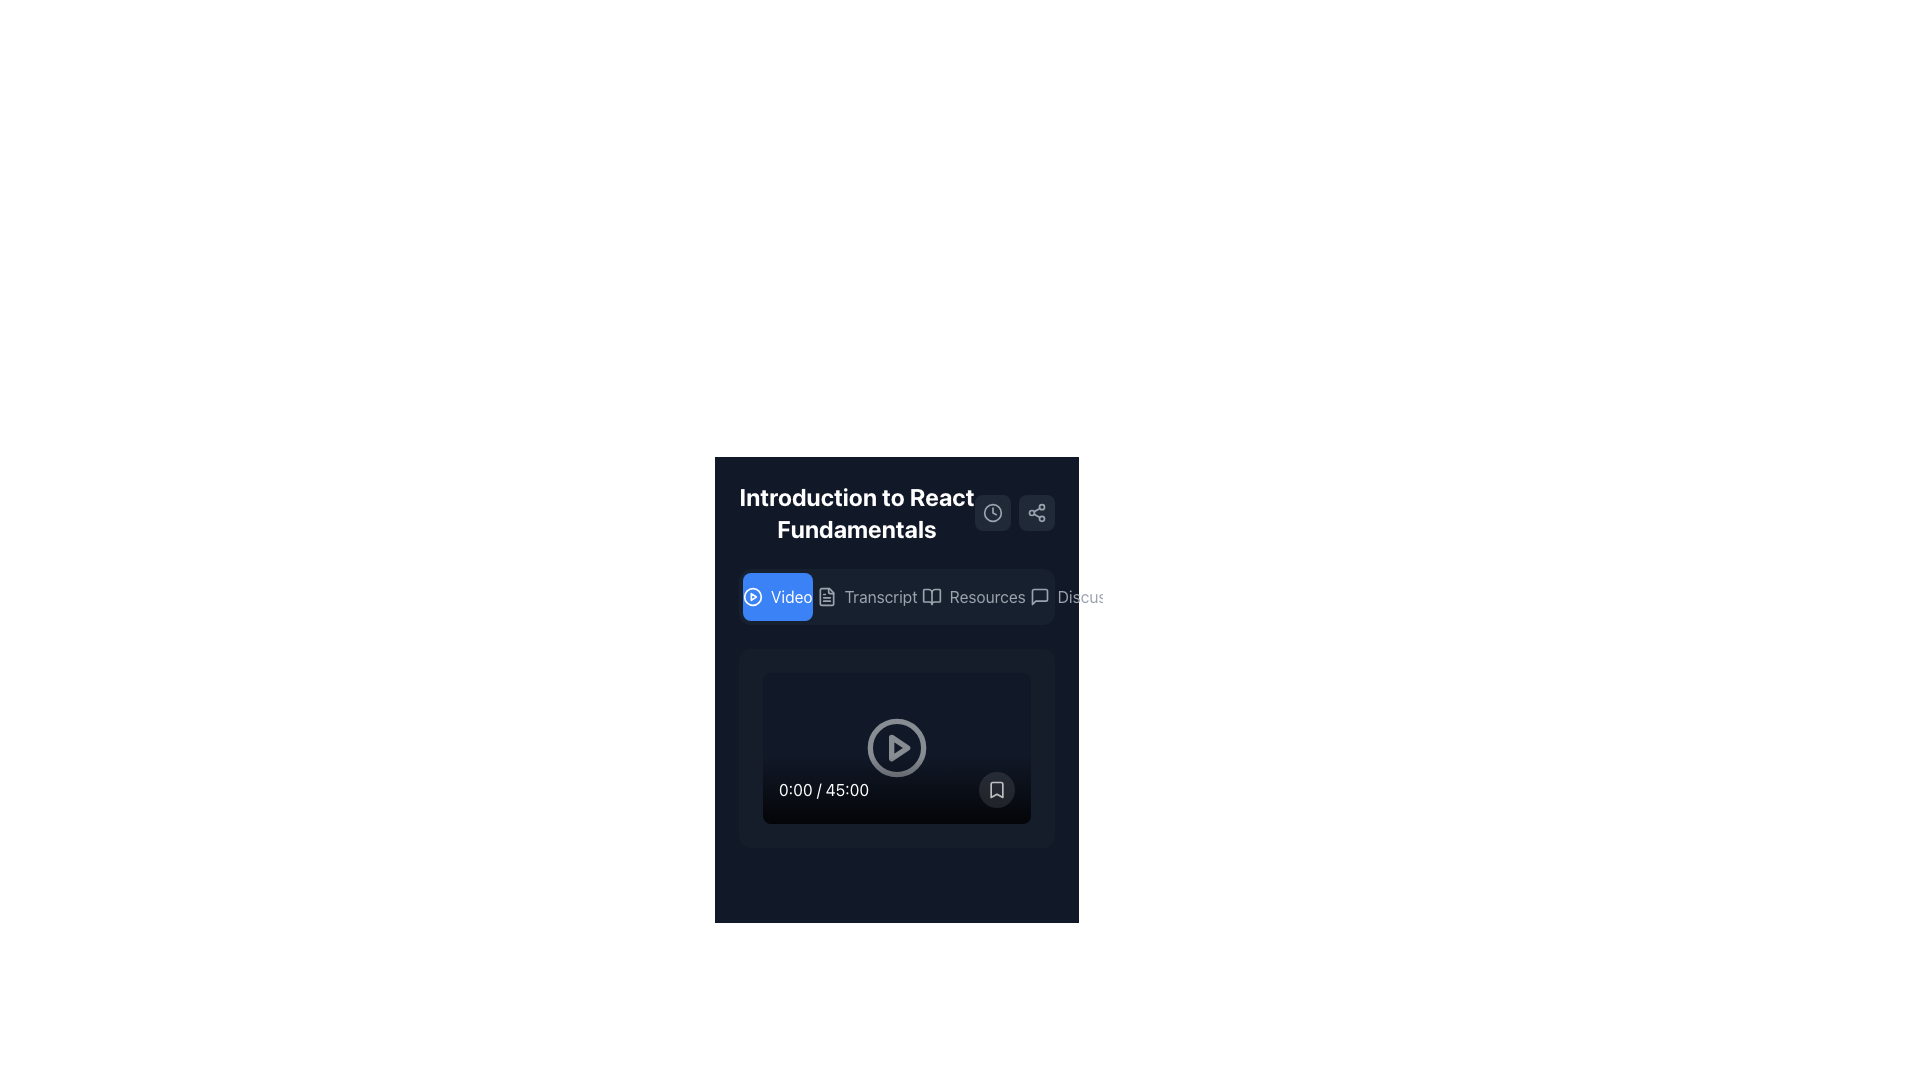 This screenshot has width=1920, height=1080. What do you see at coordinates (867, 596) in the screenshot?
I see `the 'Transcript' button` at bounding box center [867, 596].